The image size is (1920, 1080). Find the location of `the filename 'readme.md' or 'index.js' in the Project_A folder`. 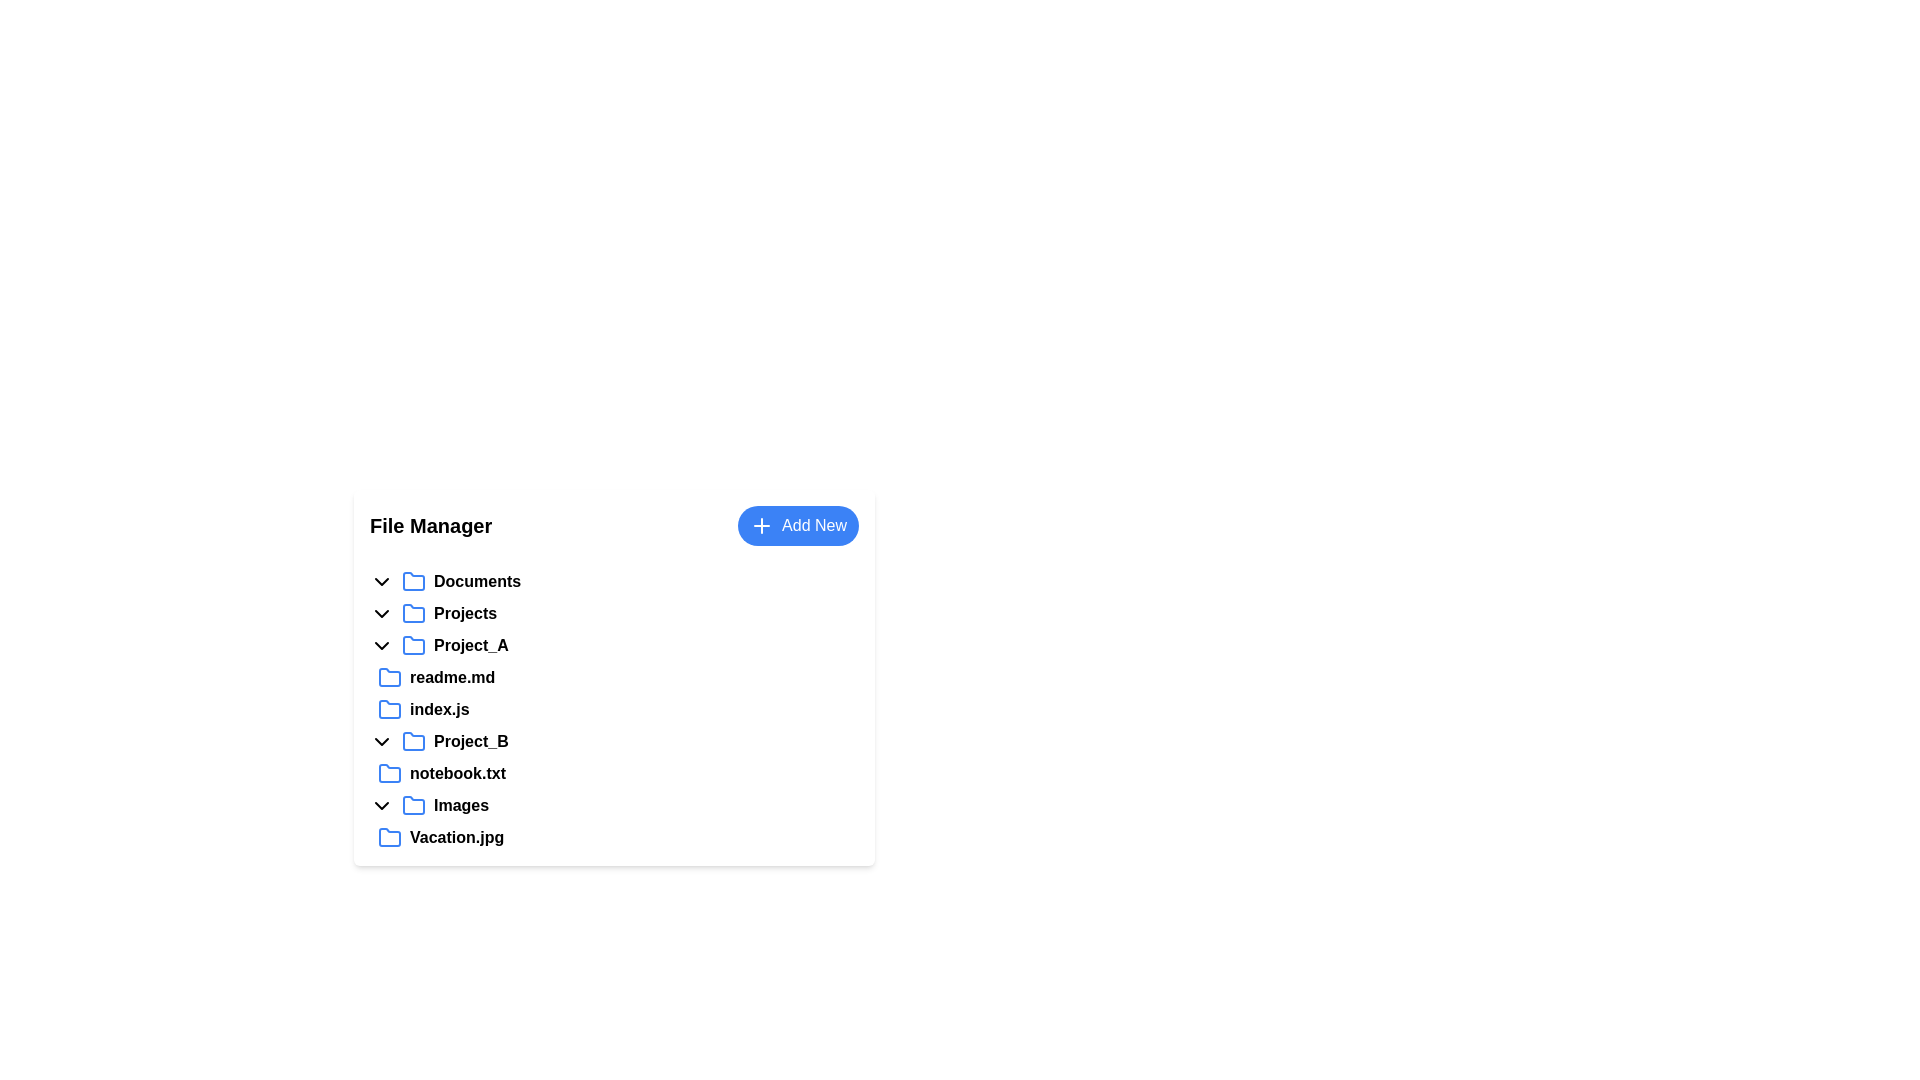

the filename 'readme.md' or 'index.js' in the Project_A folder is located at coordinates (613, 693).